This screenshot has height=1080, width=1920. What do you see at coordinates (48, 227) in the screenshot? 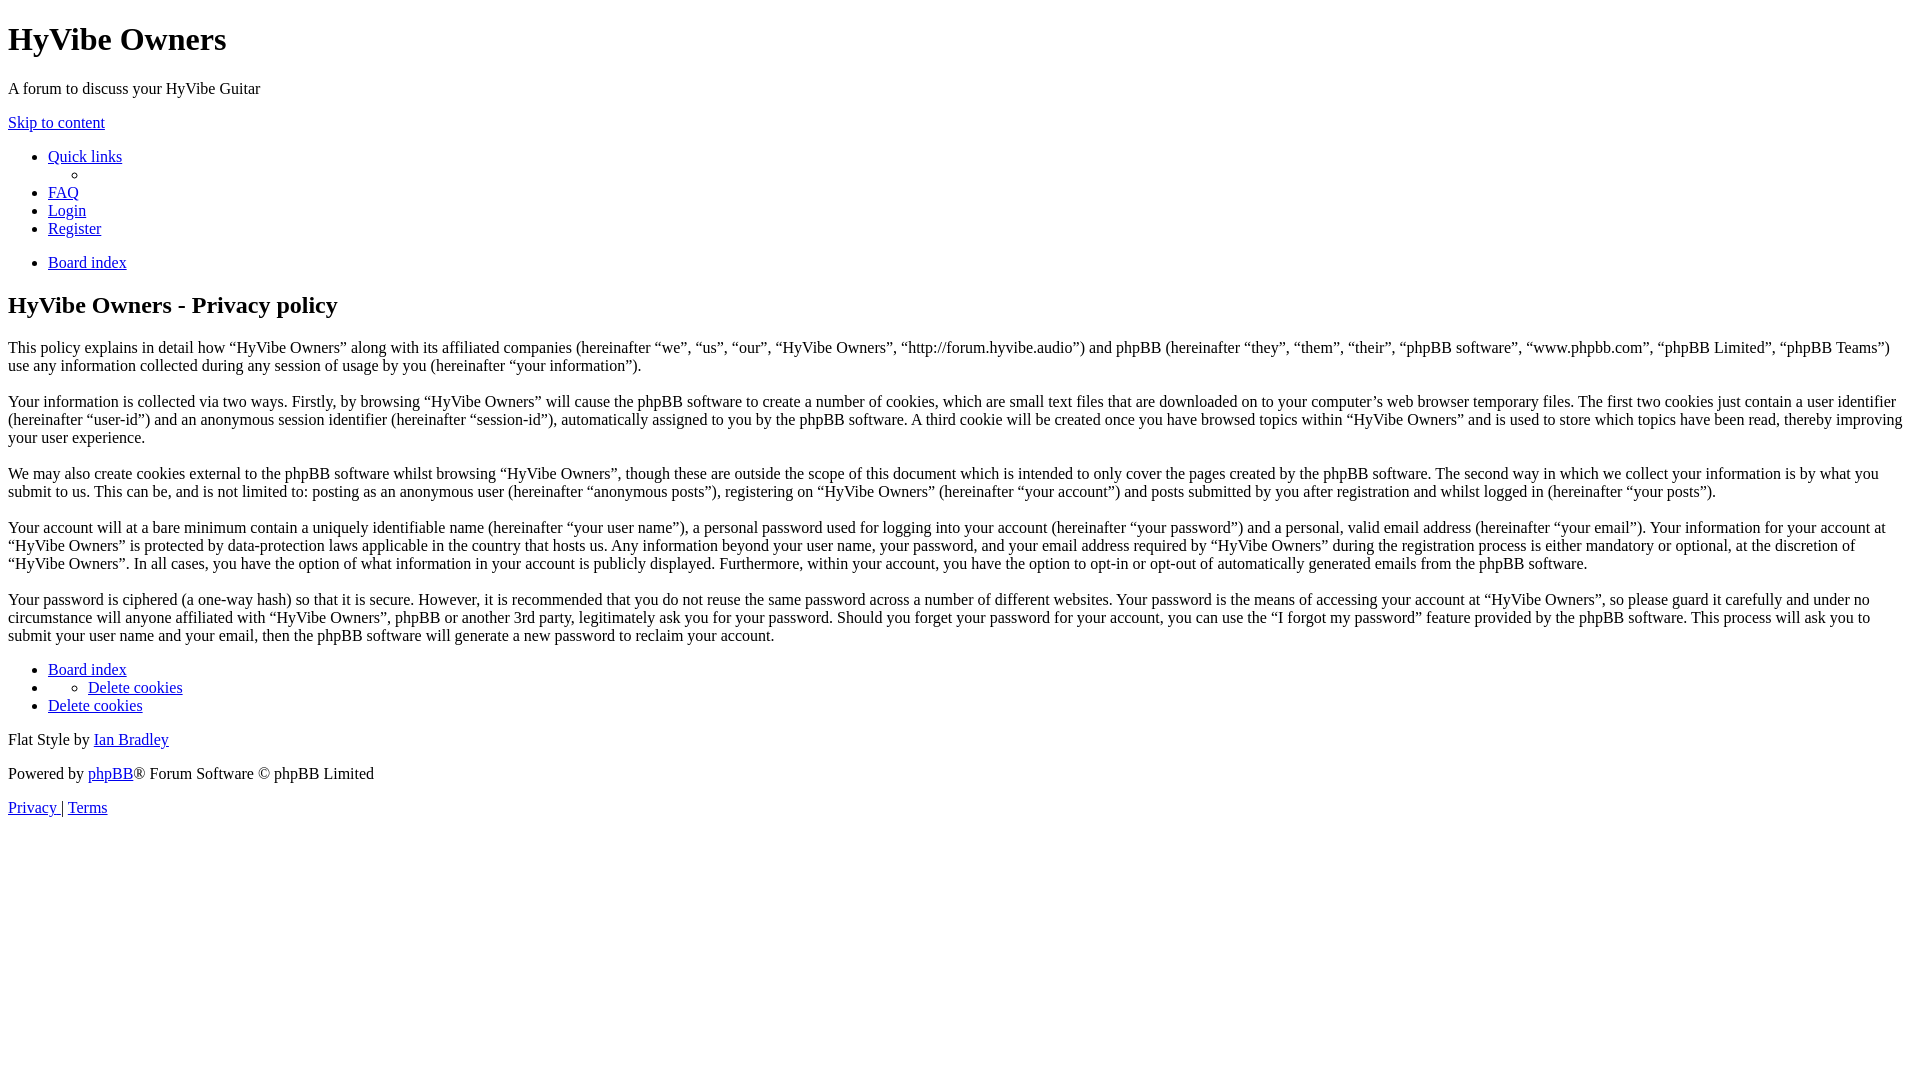
I see `'Register'` at bounding box center [48, 227].